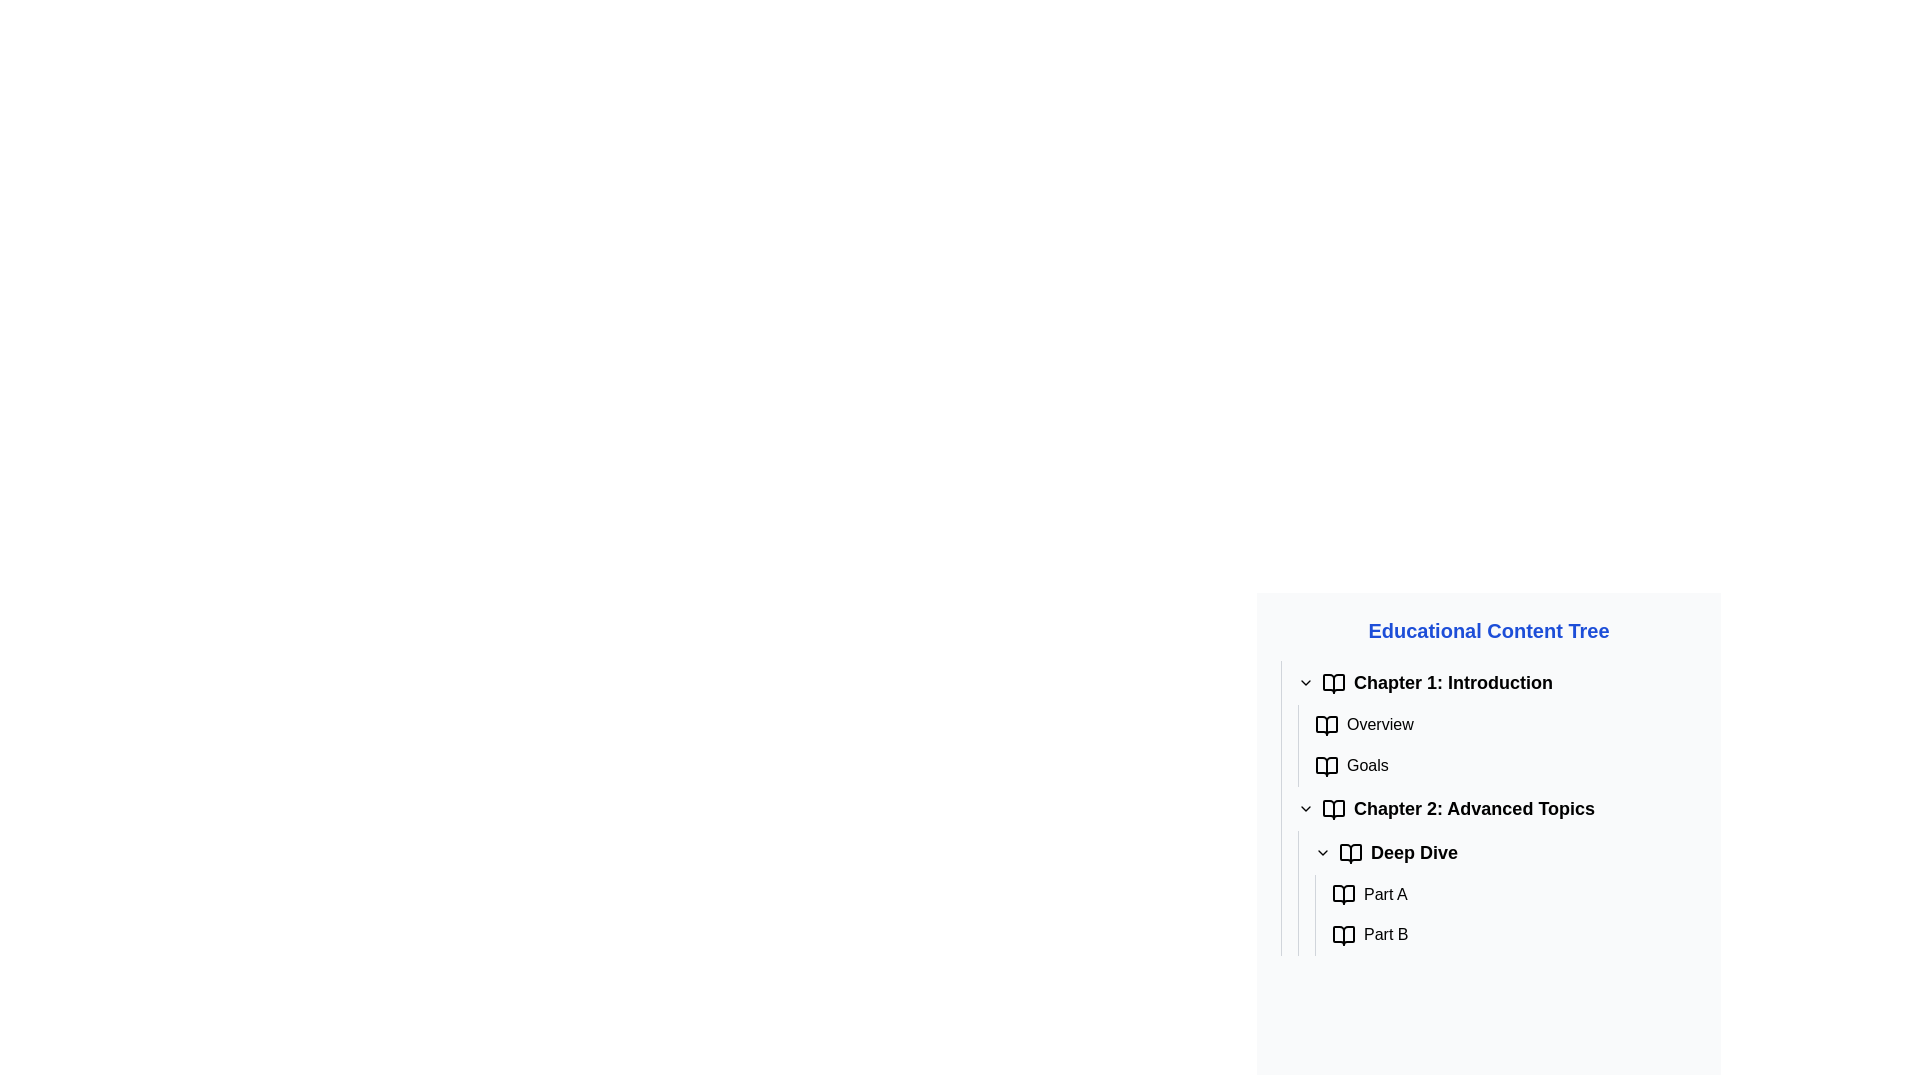  I want to click on the icon representing 'Part B' in the Educational Content Tree section, so click(1344, 936).